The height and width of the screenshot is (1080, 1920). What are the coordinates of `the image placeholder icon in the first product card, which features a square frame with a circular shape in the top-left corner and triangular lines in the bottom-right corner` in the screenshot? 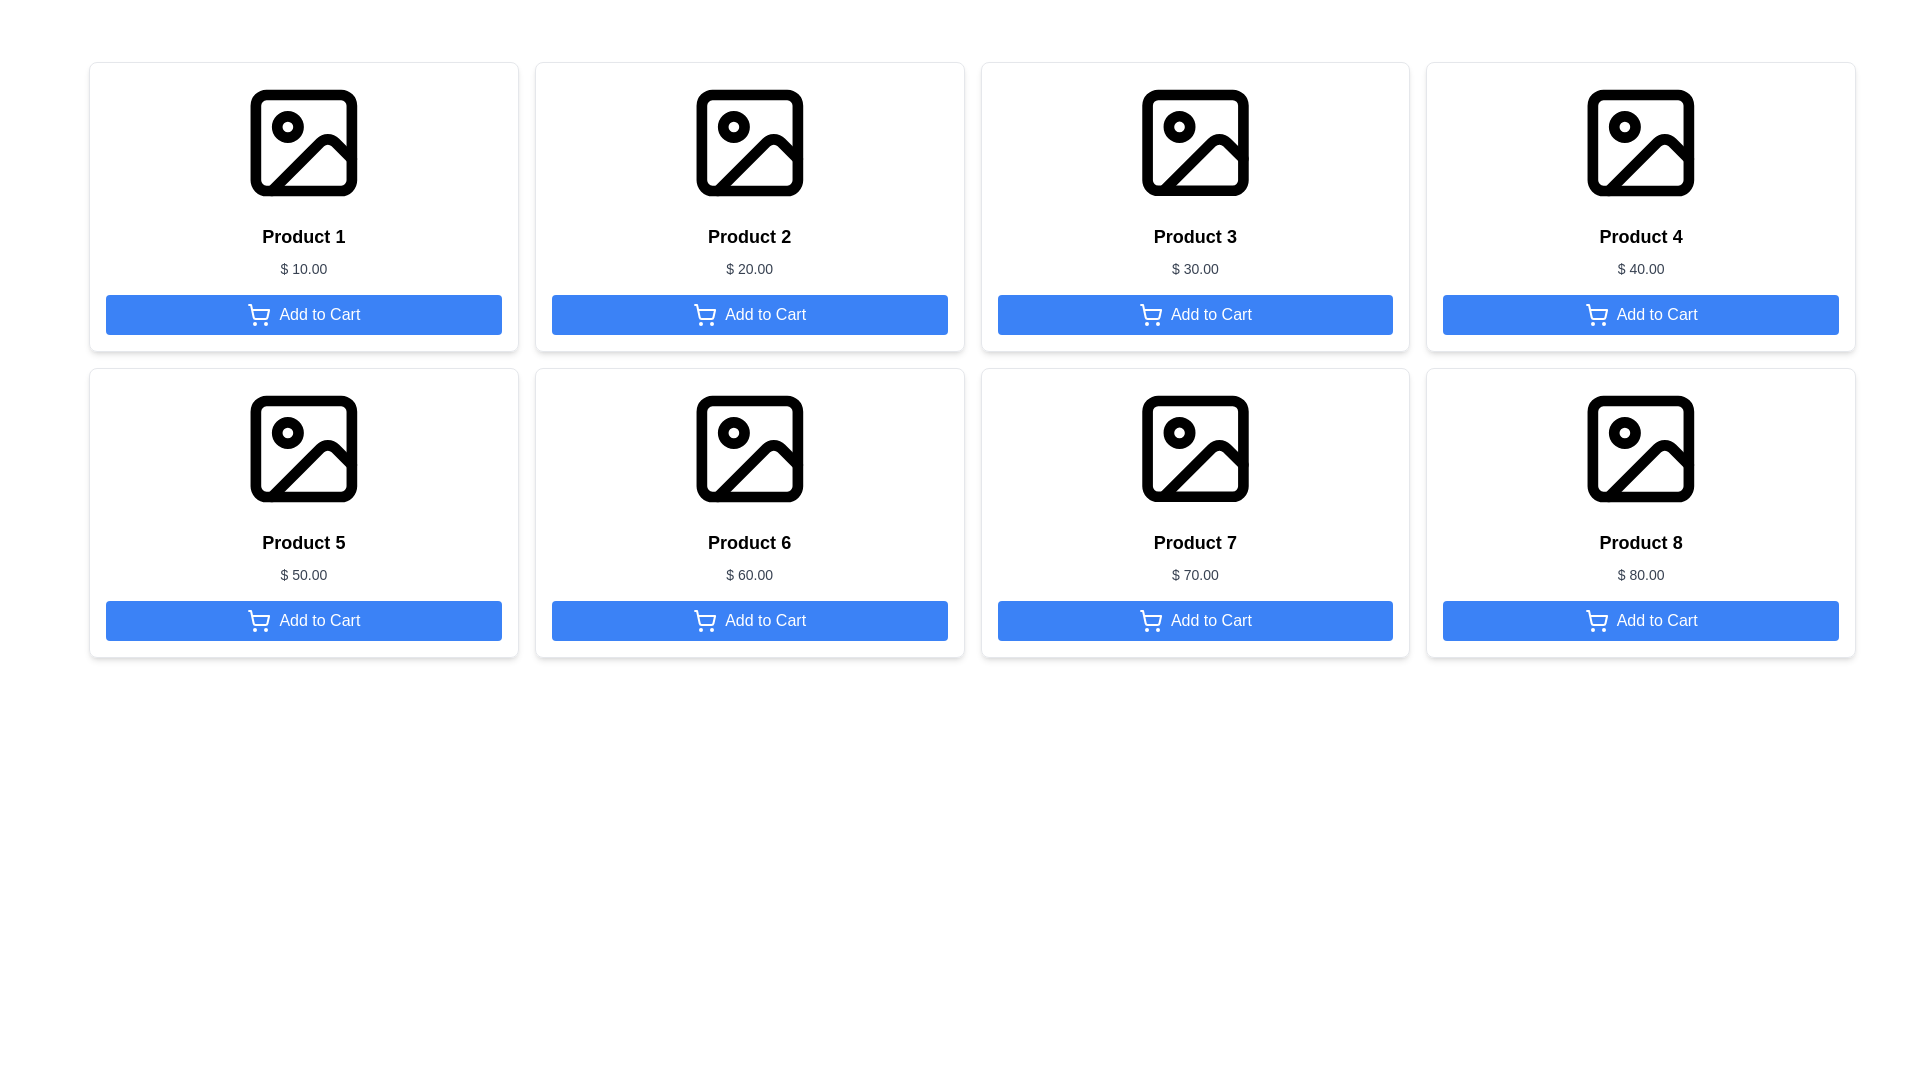 It's located at (302, 141).